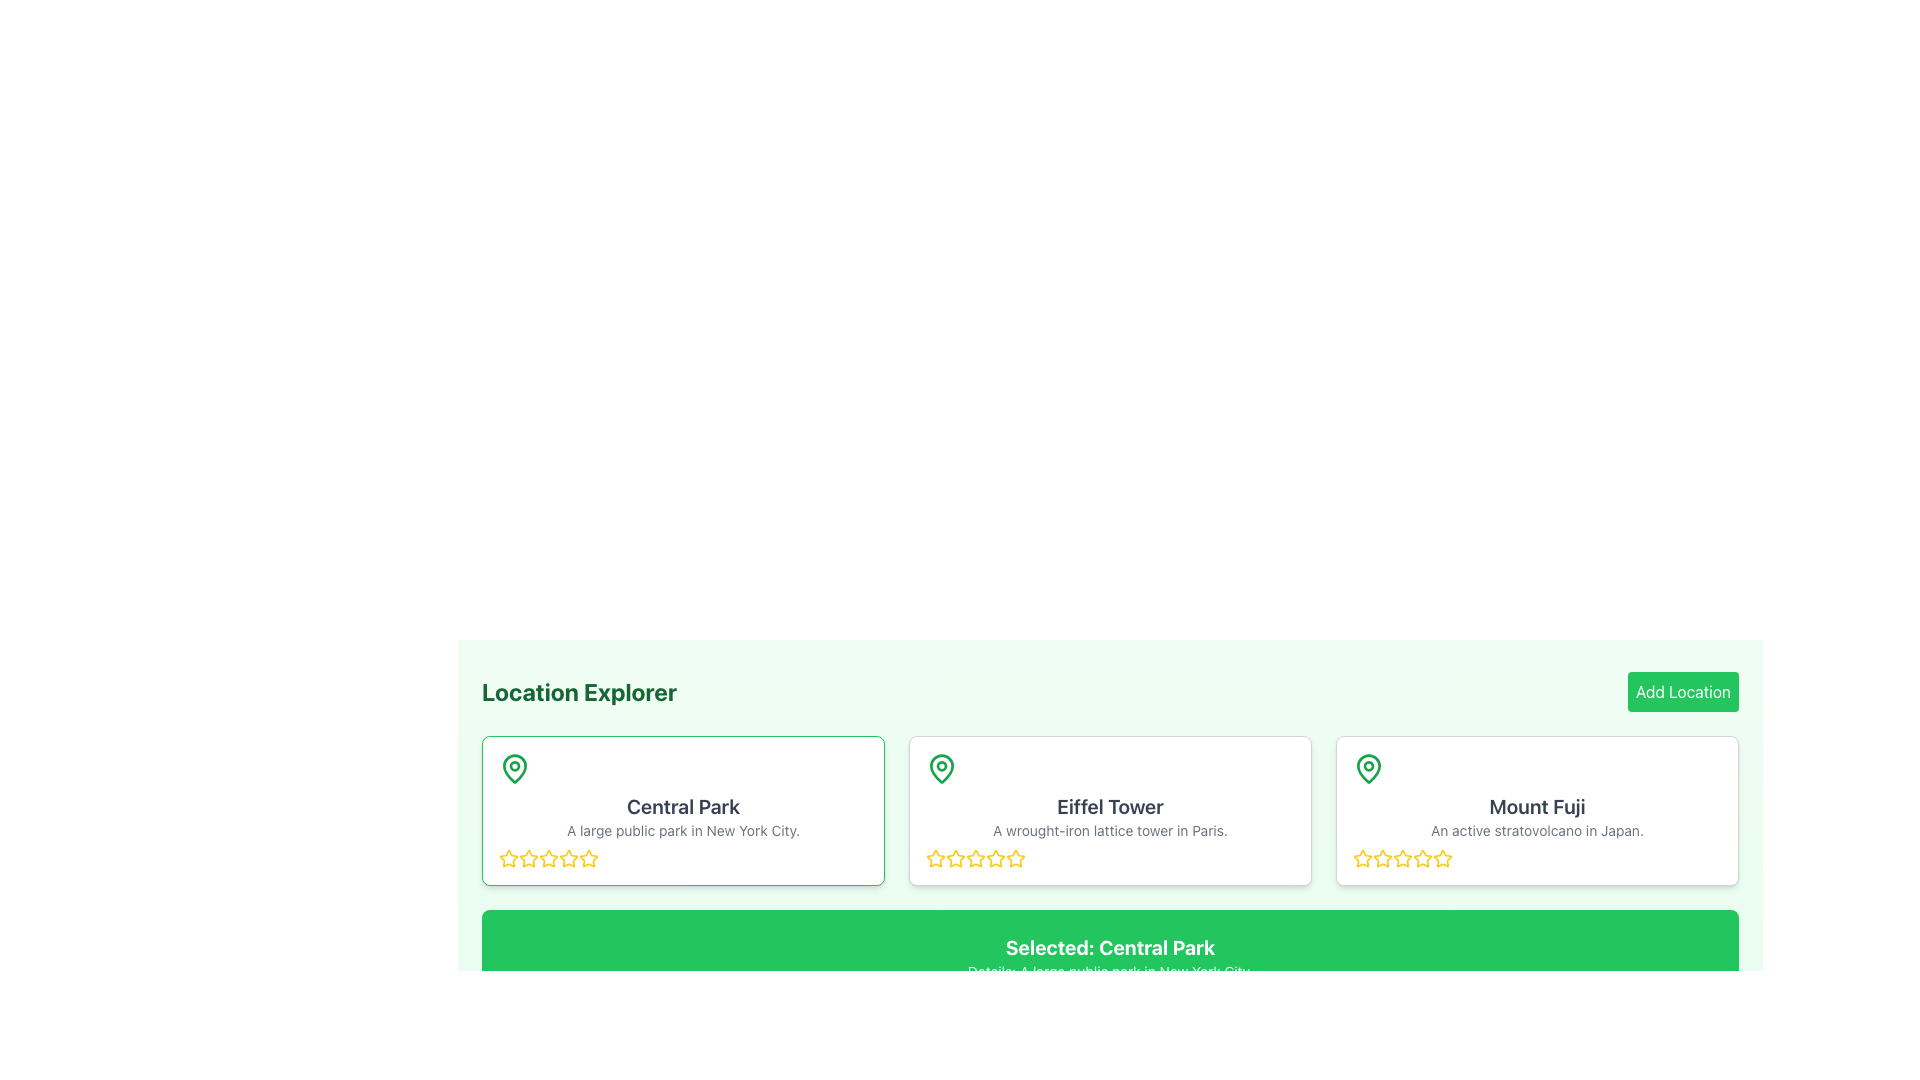  Describe the element at coordinates (1400, 856) in the screenshot. I see `the second star icon with a yellow outline and white fill, located beneath the 'Mount Fuji' label` at that location.